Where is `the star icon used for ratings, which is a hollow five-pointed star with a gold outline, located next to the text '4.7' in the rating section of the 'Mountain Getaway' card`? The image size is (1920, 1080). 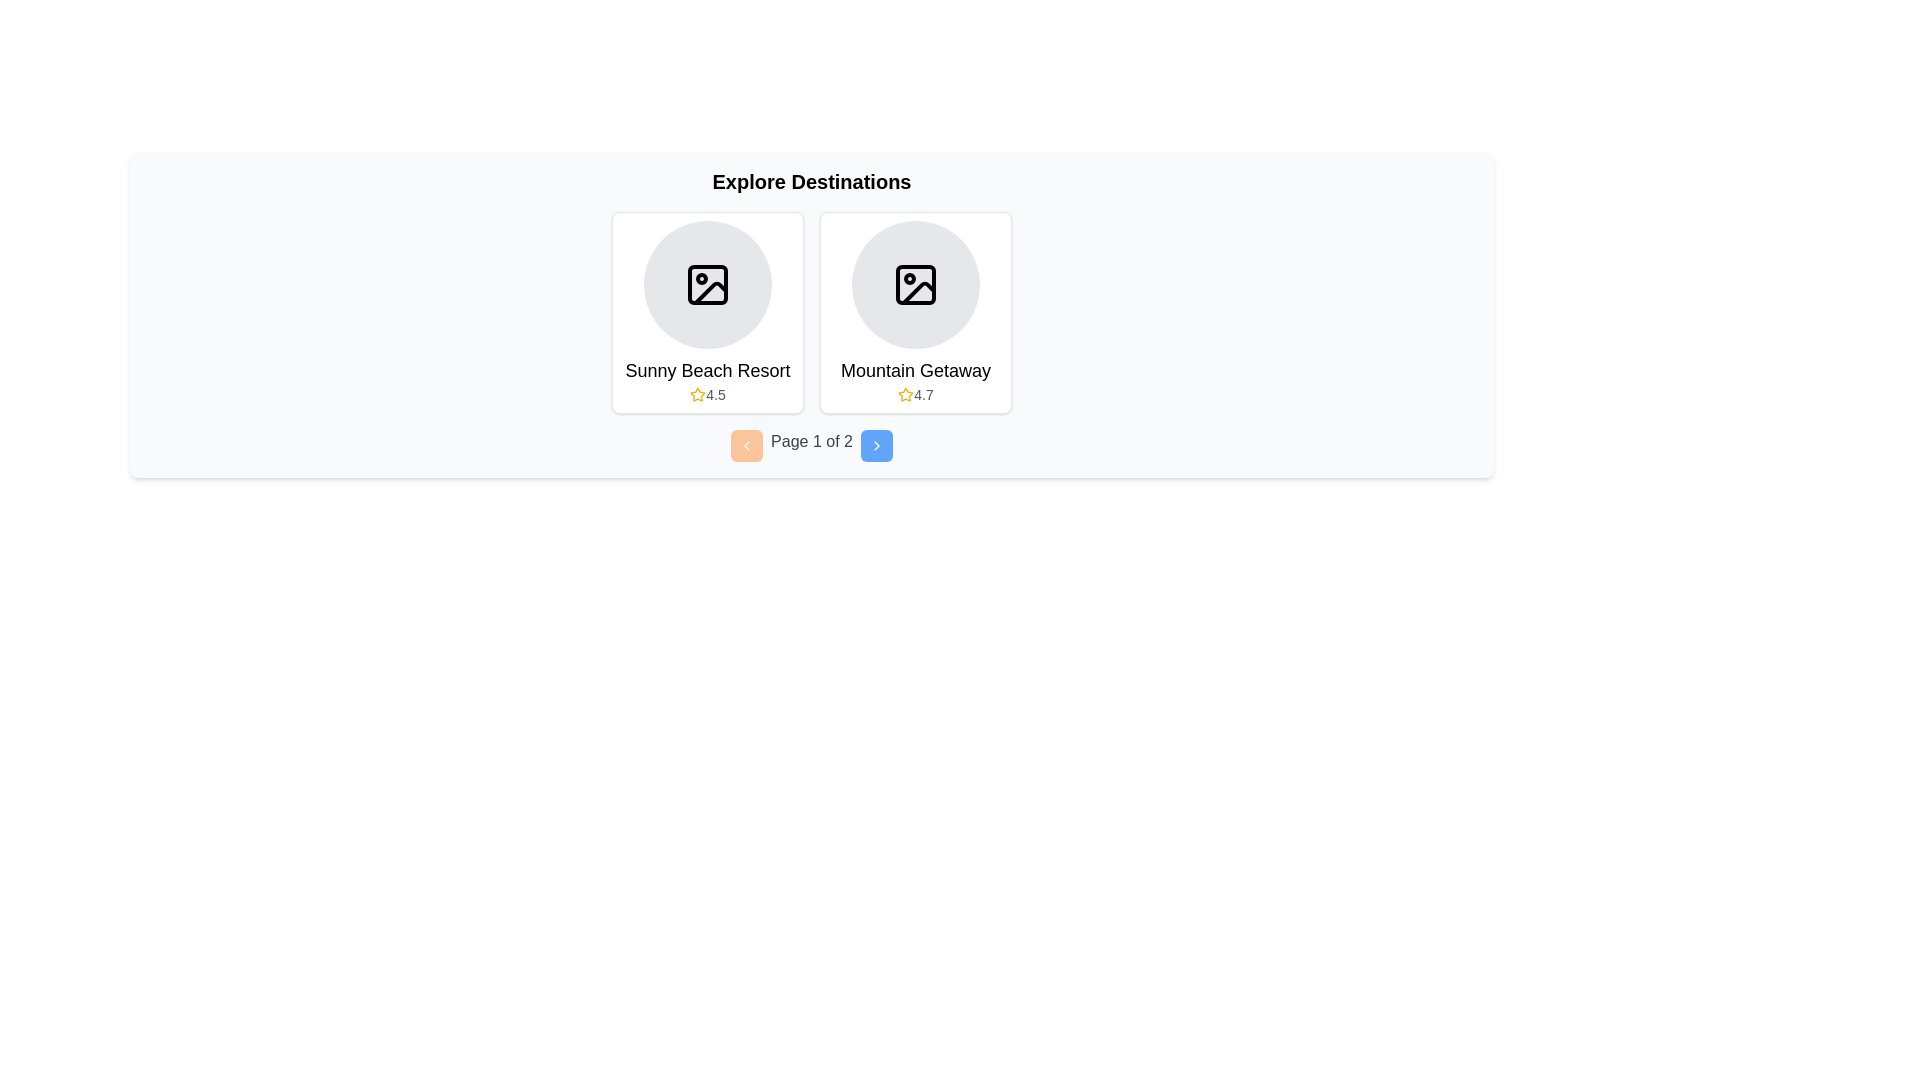 the star icon used for ratings, which is a hollow five-pointed star with a gold outline, located next to the text '4.7' in the rating section of the 'Mountain Getaway' card is located at coordinates (905, 394).